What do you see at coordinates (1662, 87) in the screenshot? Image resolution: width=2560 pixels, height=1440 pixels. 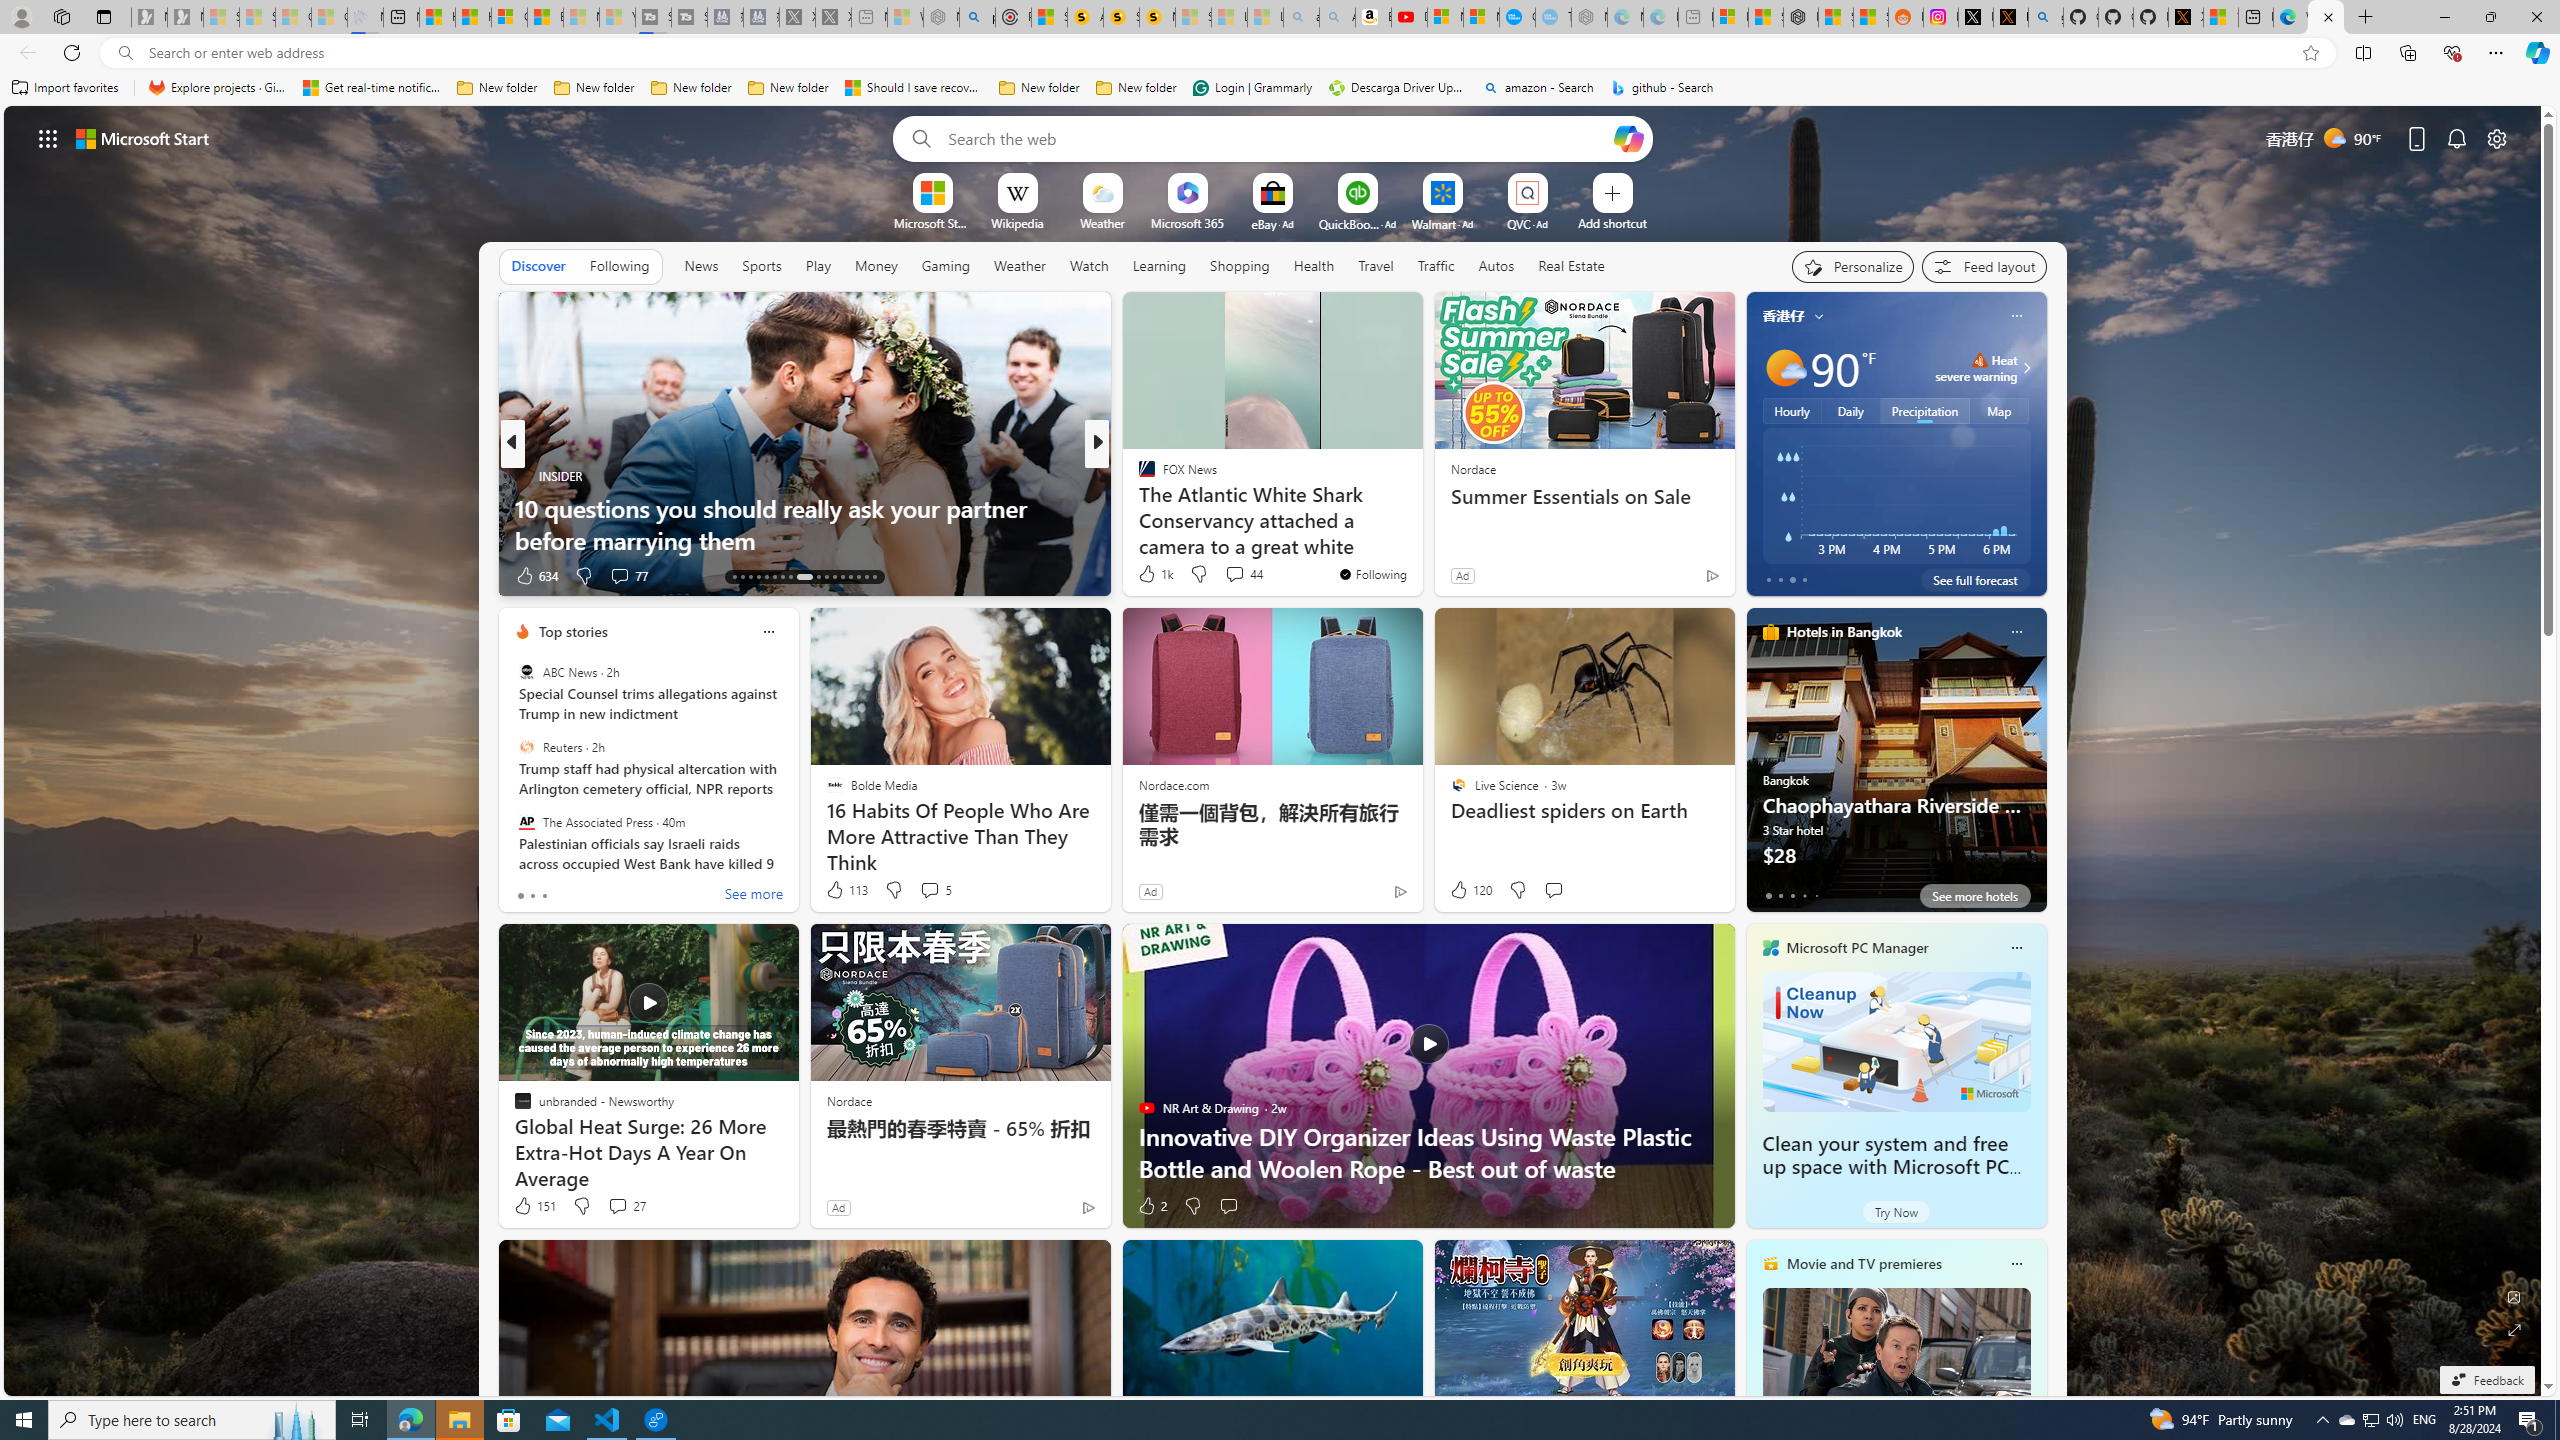 I see `'github - Search'` at bounding box center [1662, 87].